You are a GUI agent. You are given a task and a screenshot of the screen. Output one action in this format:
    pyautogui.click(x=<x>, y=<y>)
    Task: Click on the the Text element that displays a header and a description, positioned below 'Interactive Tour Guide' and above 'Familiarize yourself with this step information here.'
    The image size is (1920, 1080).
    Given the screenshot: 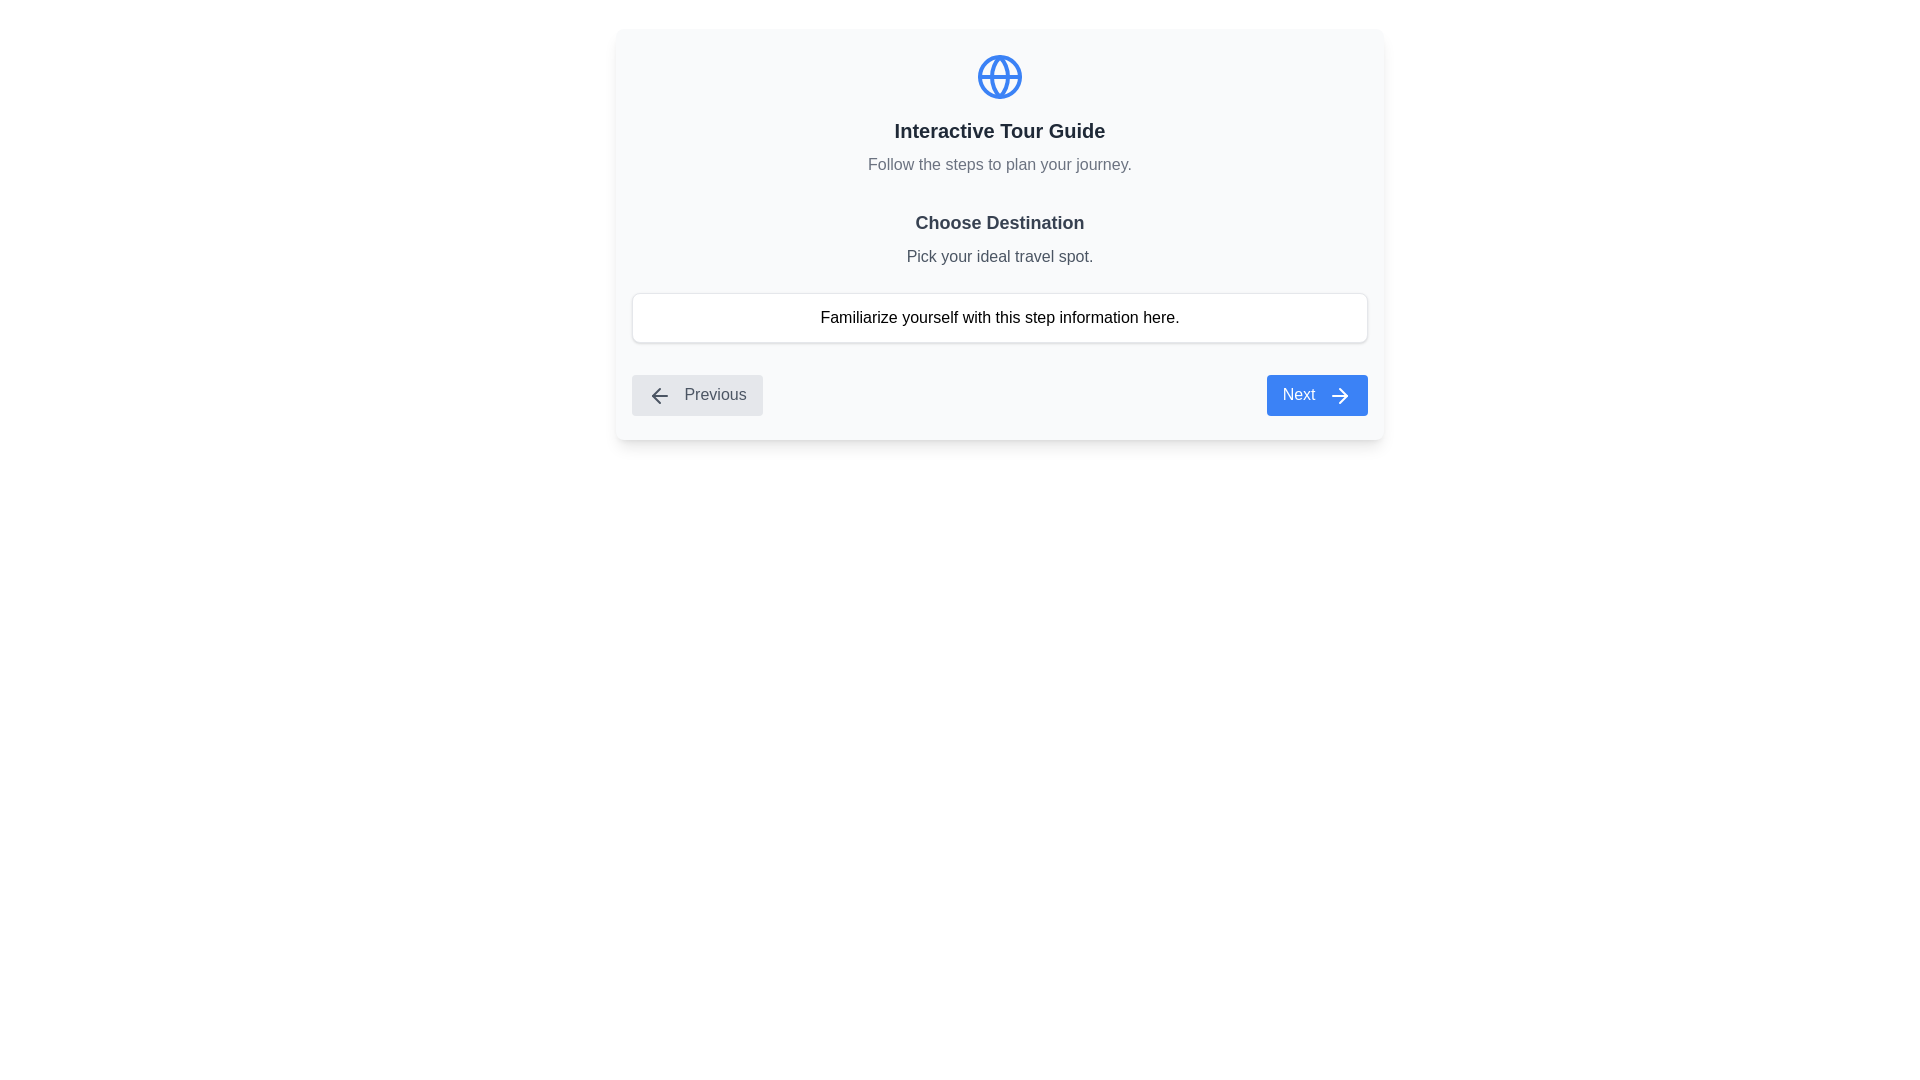 What is the action you would take?
    pyautogui.click(x=999, y=238)
    